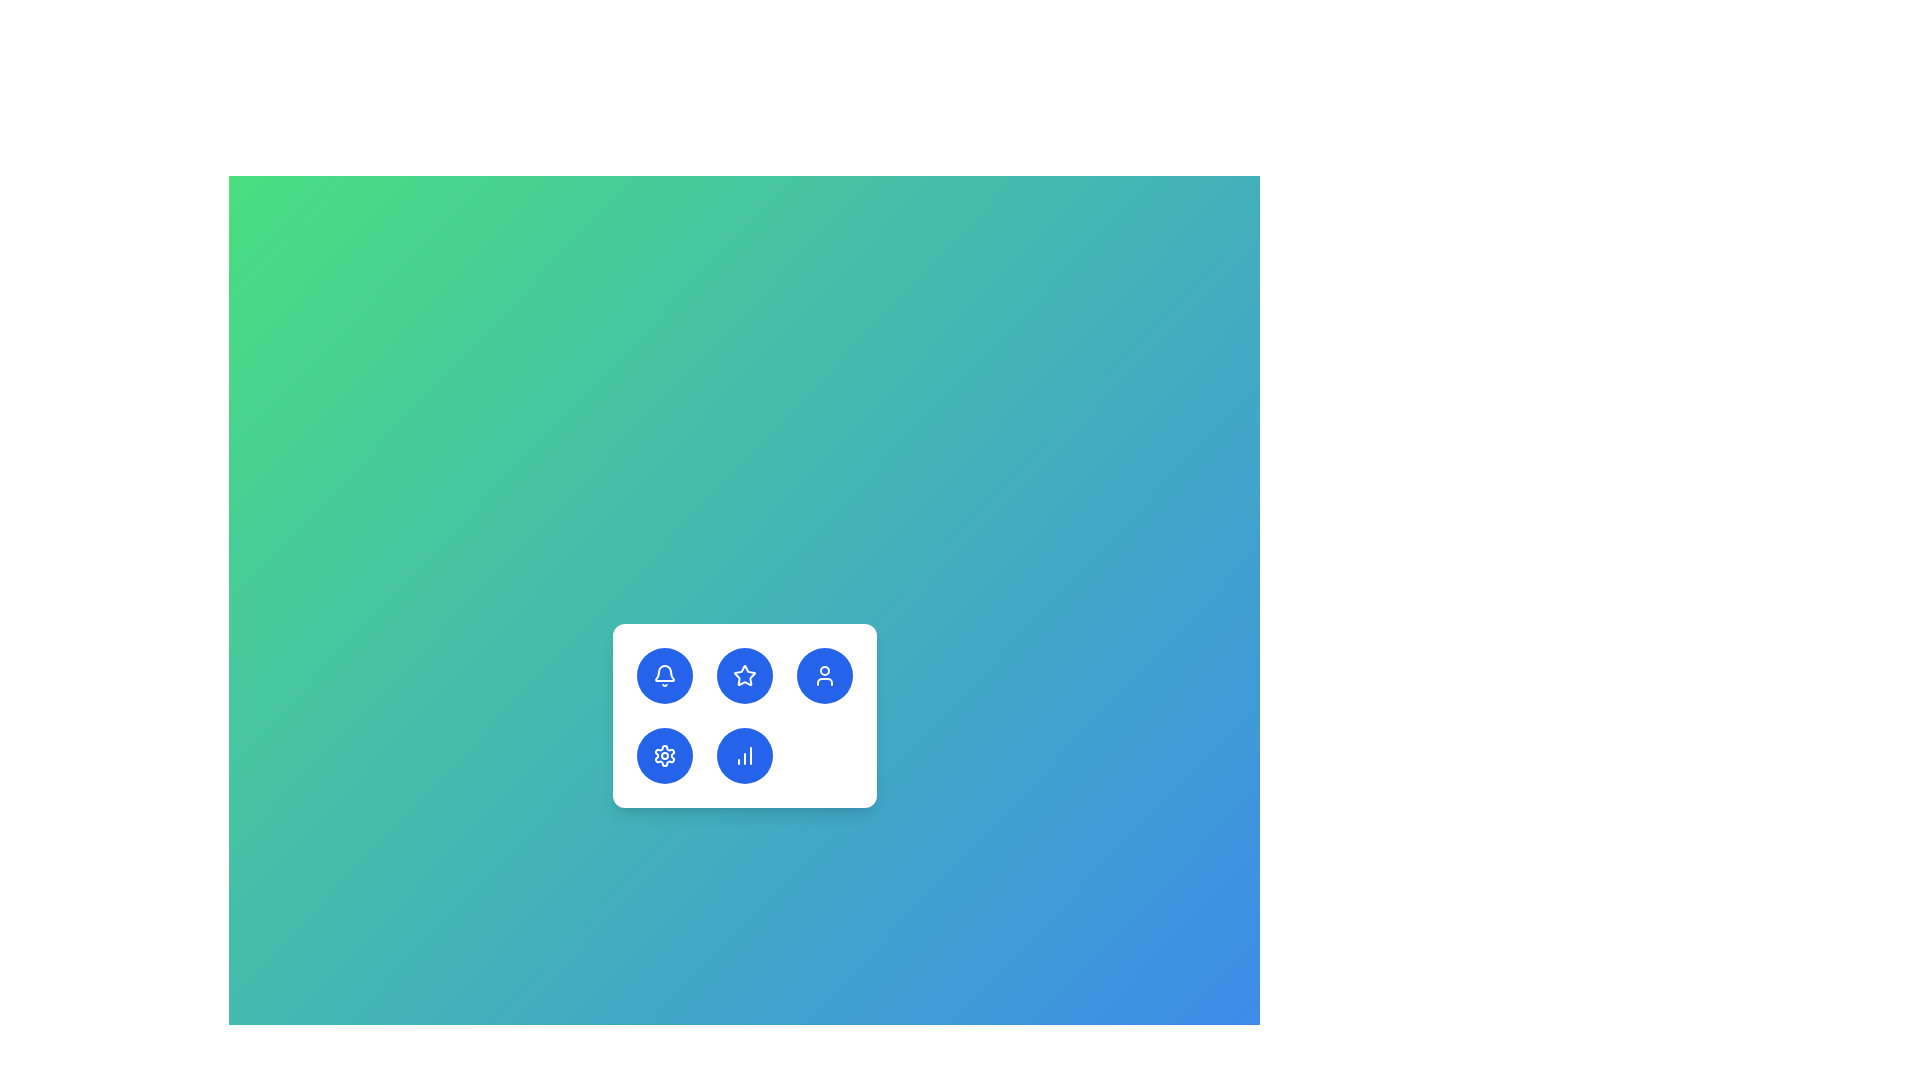 The image size is (1920, 1080). What do you see at coordinates (664, 675) in the screenshot?
I see `the bell icon, which is a white bell styled within a circular blue button located at the top-left corner of a 2x3 grid of buttons` at bounding box center [664, 675].